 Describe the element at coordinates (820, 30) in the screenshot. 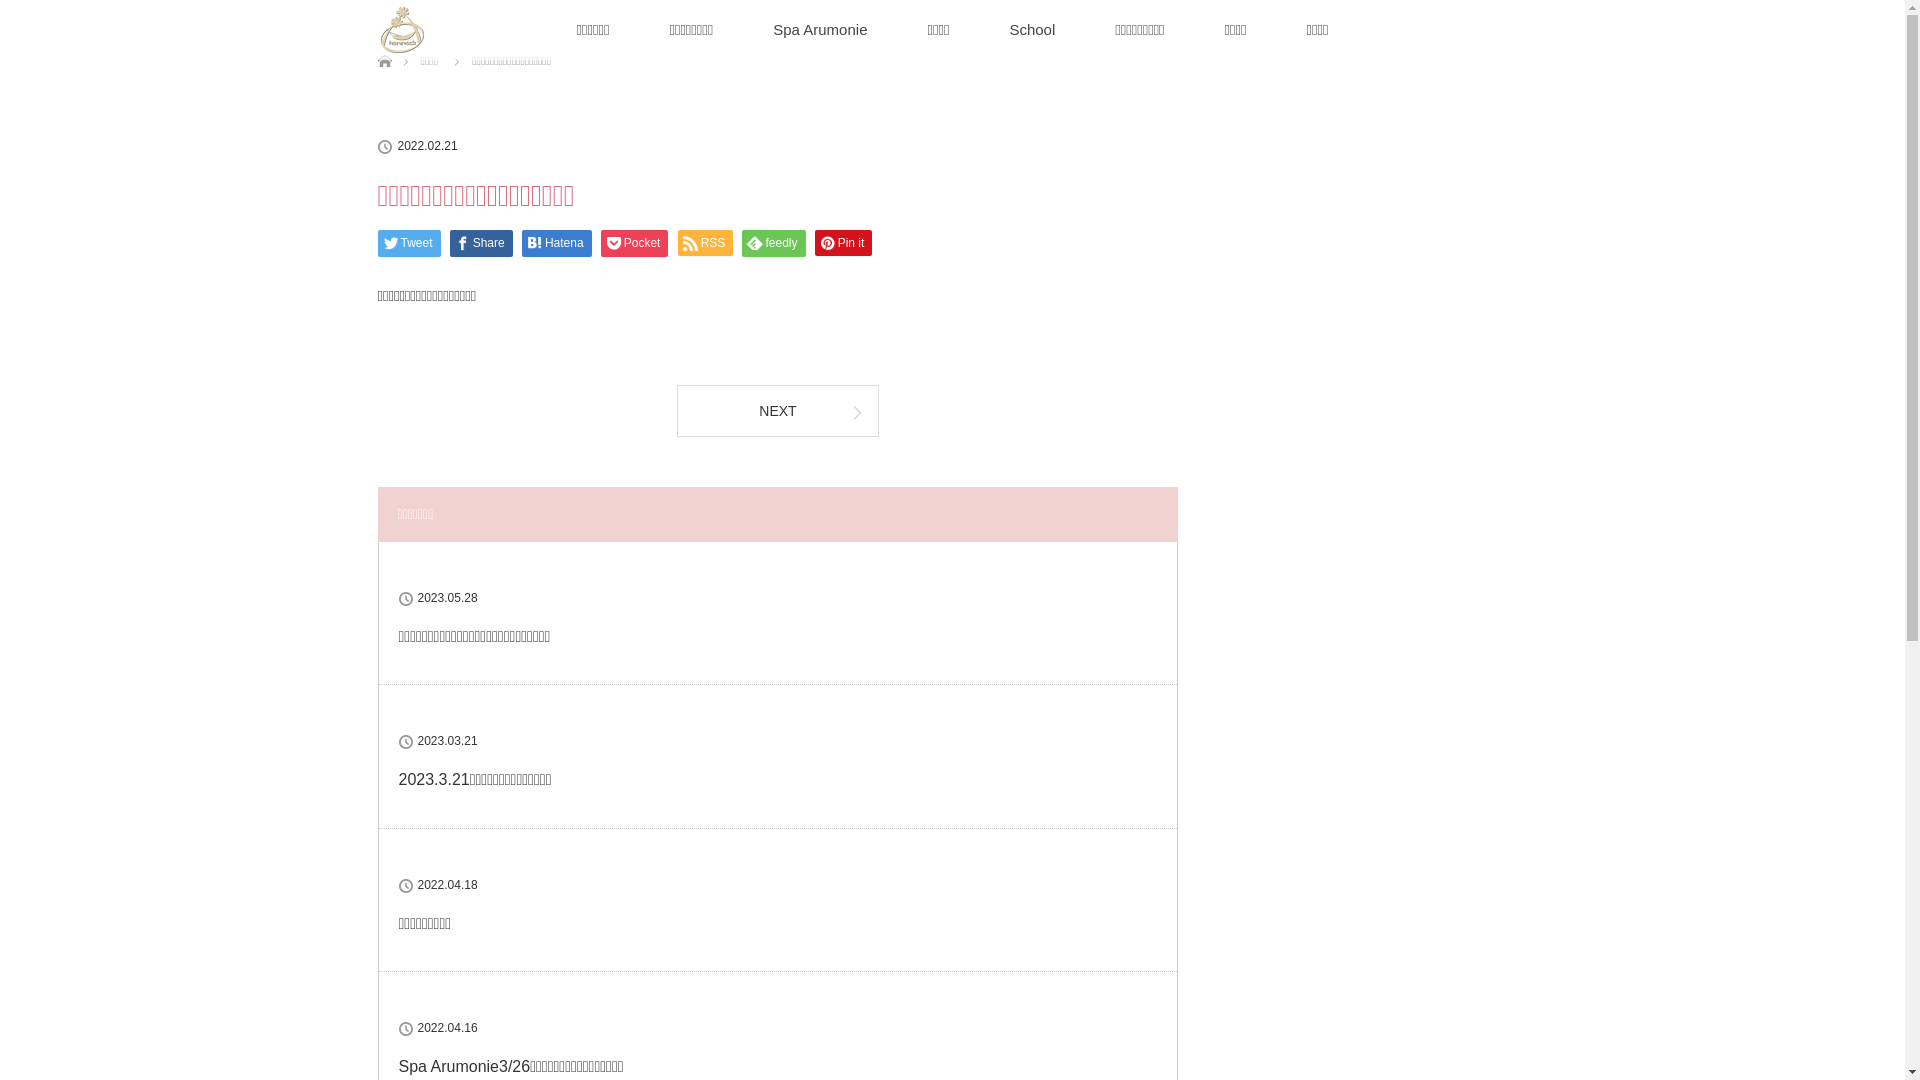

I see `'Spa Arumonie'` at that location.